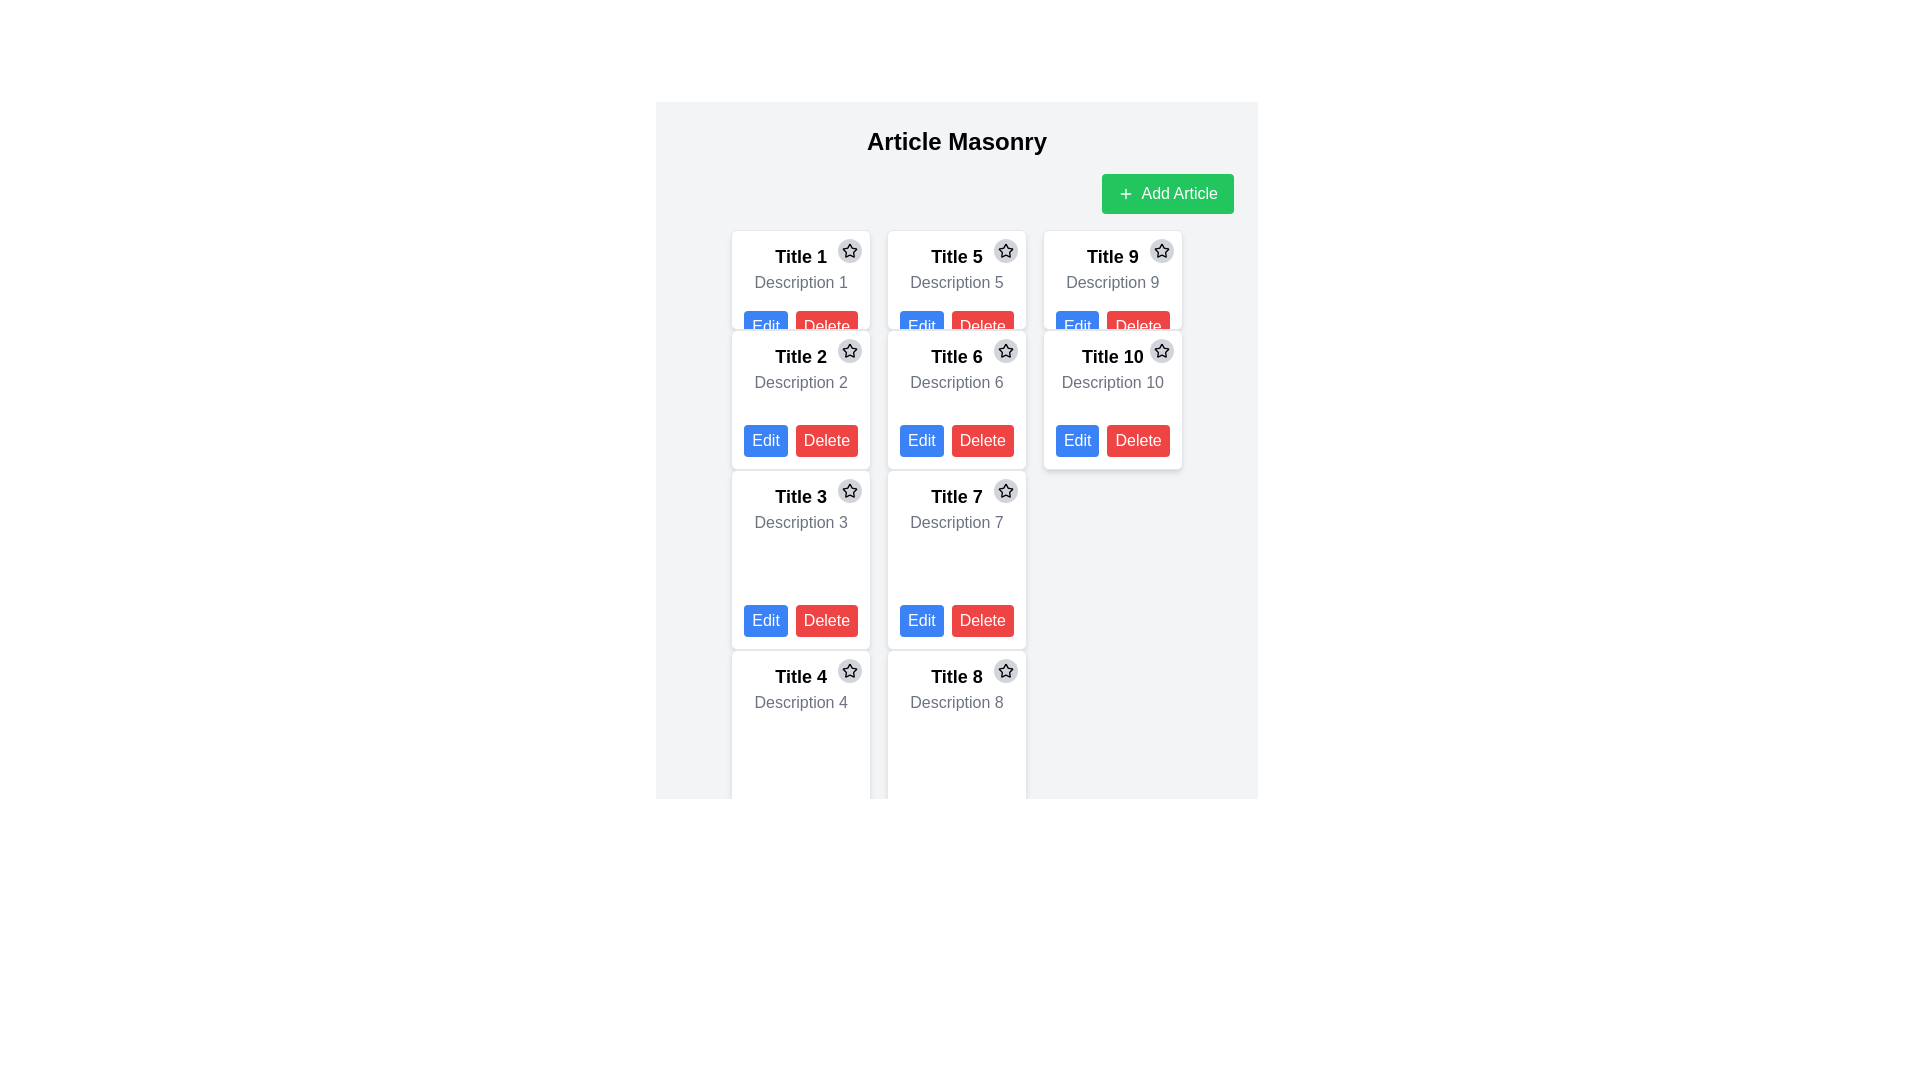  Describe the element at coordinates (850, 350) in the screenshot. I see `the circular button with a gray background and a star icon, located in the top-right corner of the card titled 'Title 2'` at that location.